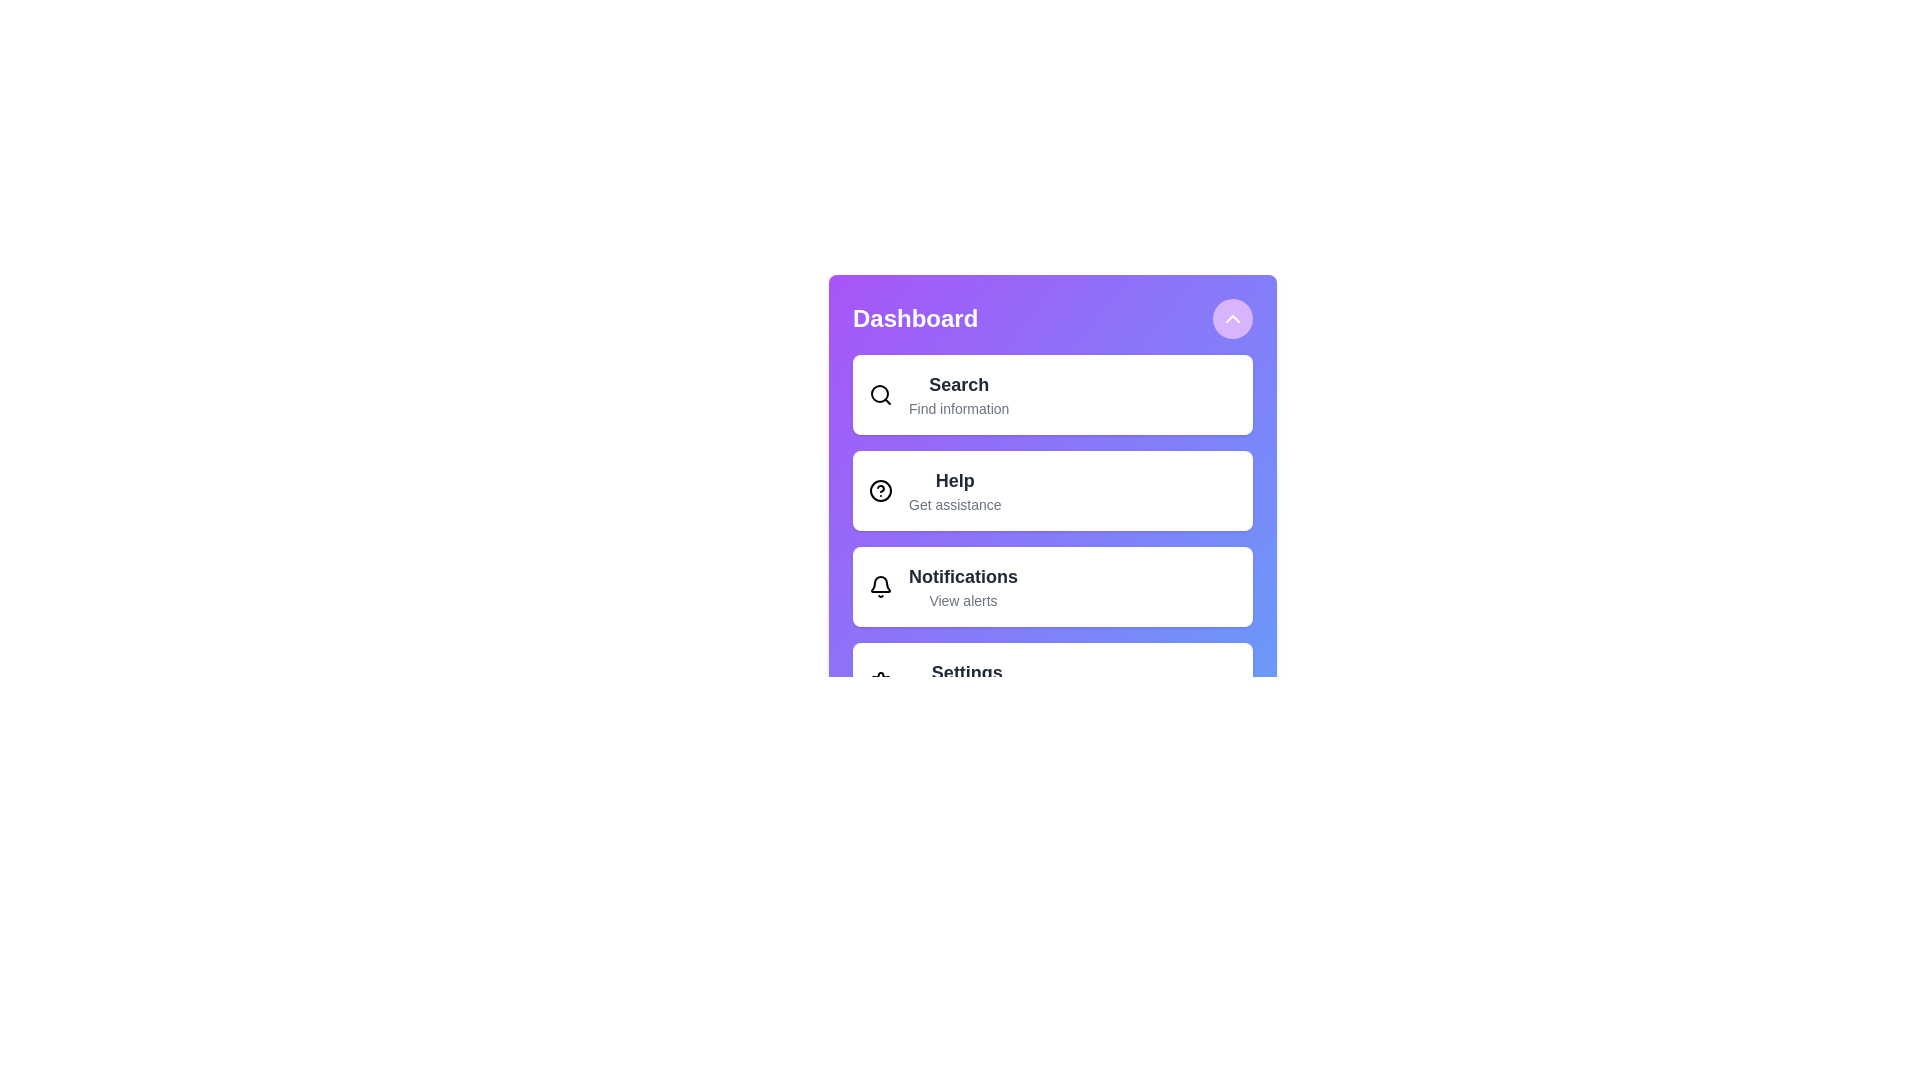  I want to click on the description of the menu item Help, so click(954, 481).